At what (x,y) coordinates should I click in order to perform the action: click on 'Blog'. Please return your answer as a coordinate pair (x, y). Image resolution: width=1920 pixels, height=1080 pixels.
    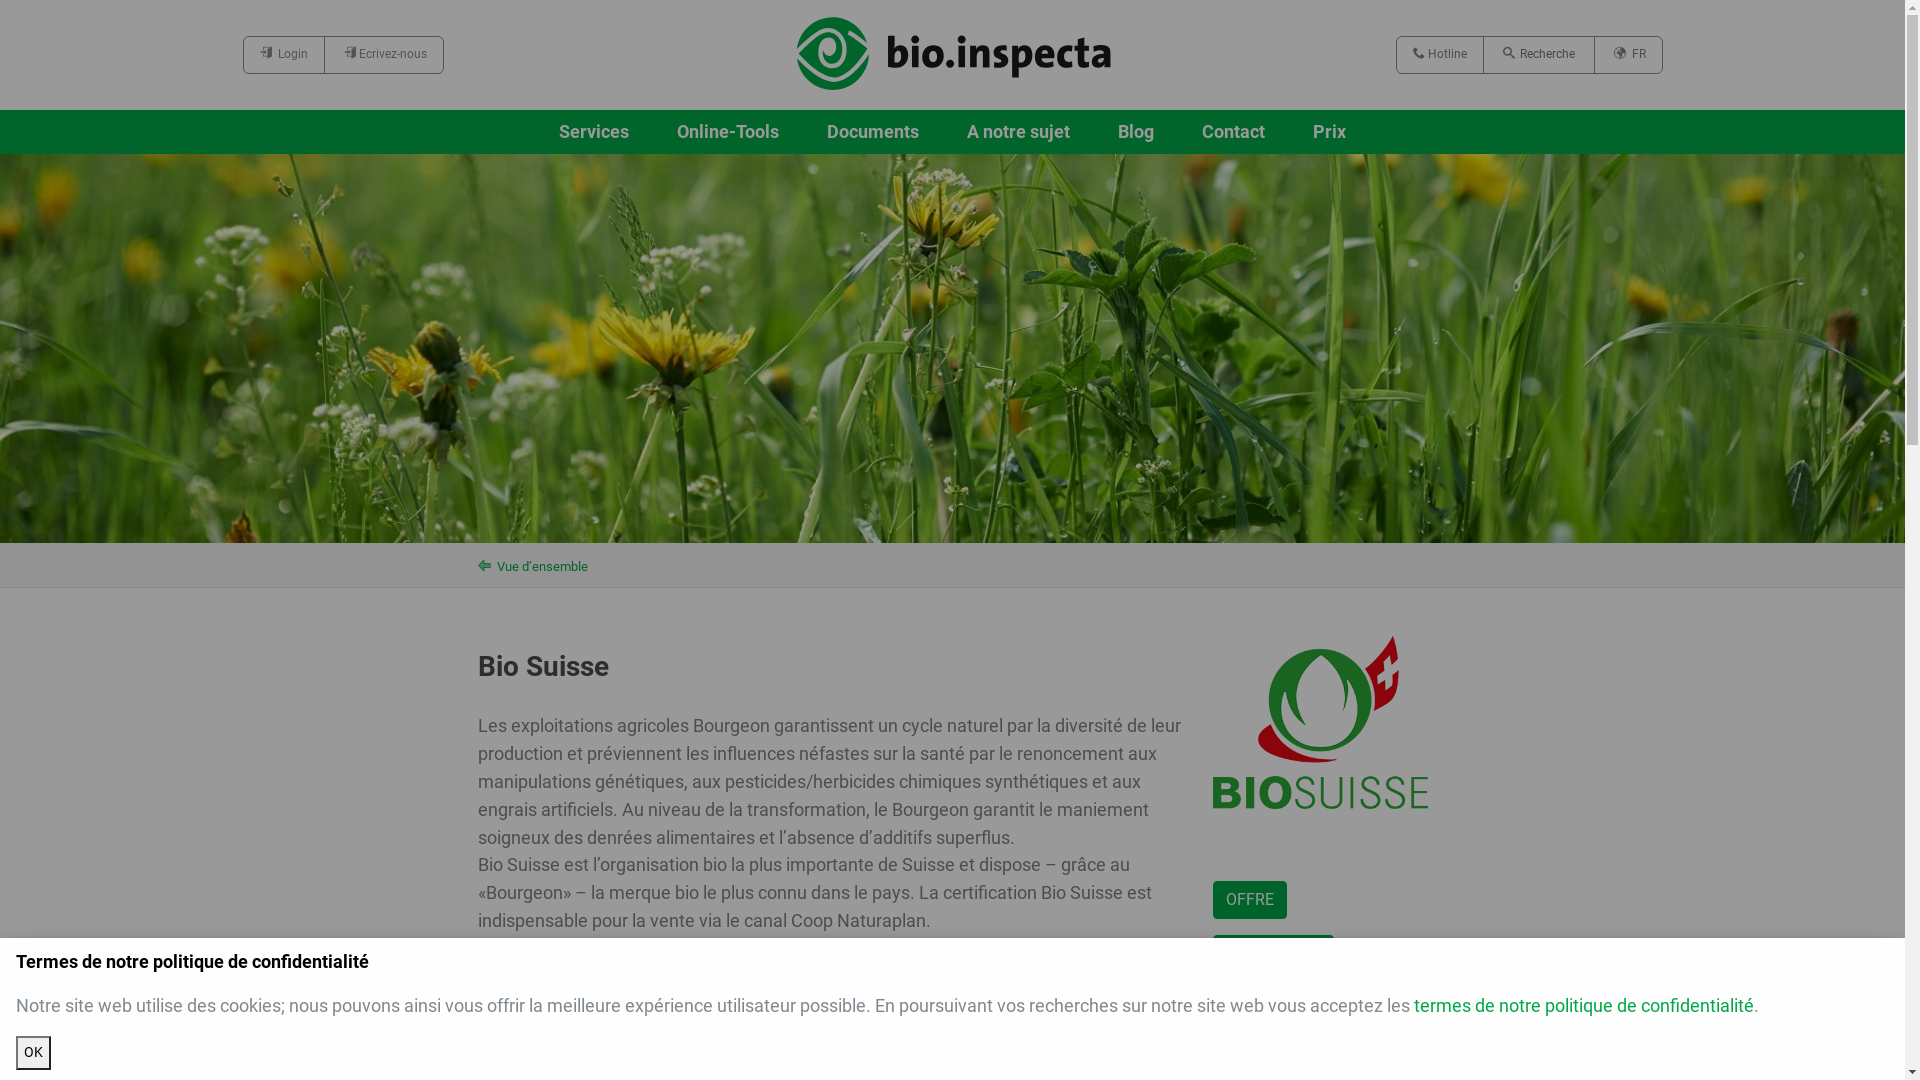
    Looking at the image, I should click on (1117, 131).